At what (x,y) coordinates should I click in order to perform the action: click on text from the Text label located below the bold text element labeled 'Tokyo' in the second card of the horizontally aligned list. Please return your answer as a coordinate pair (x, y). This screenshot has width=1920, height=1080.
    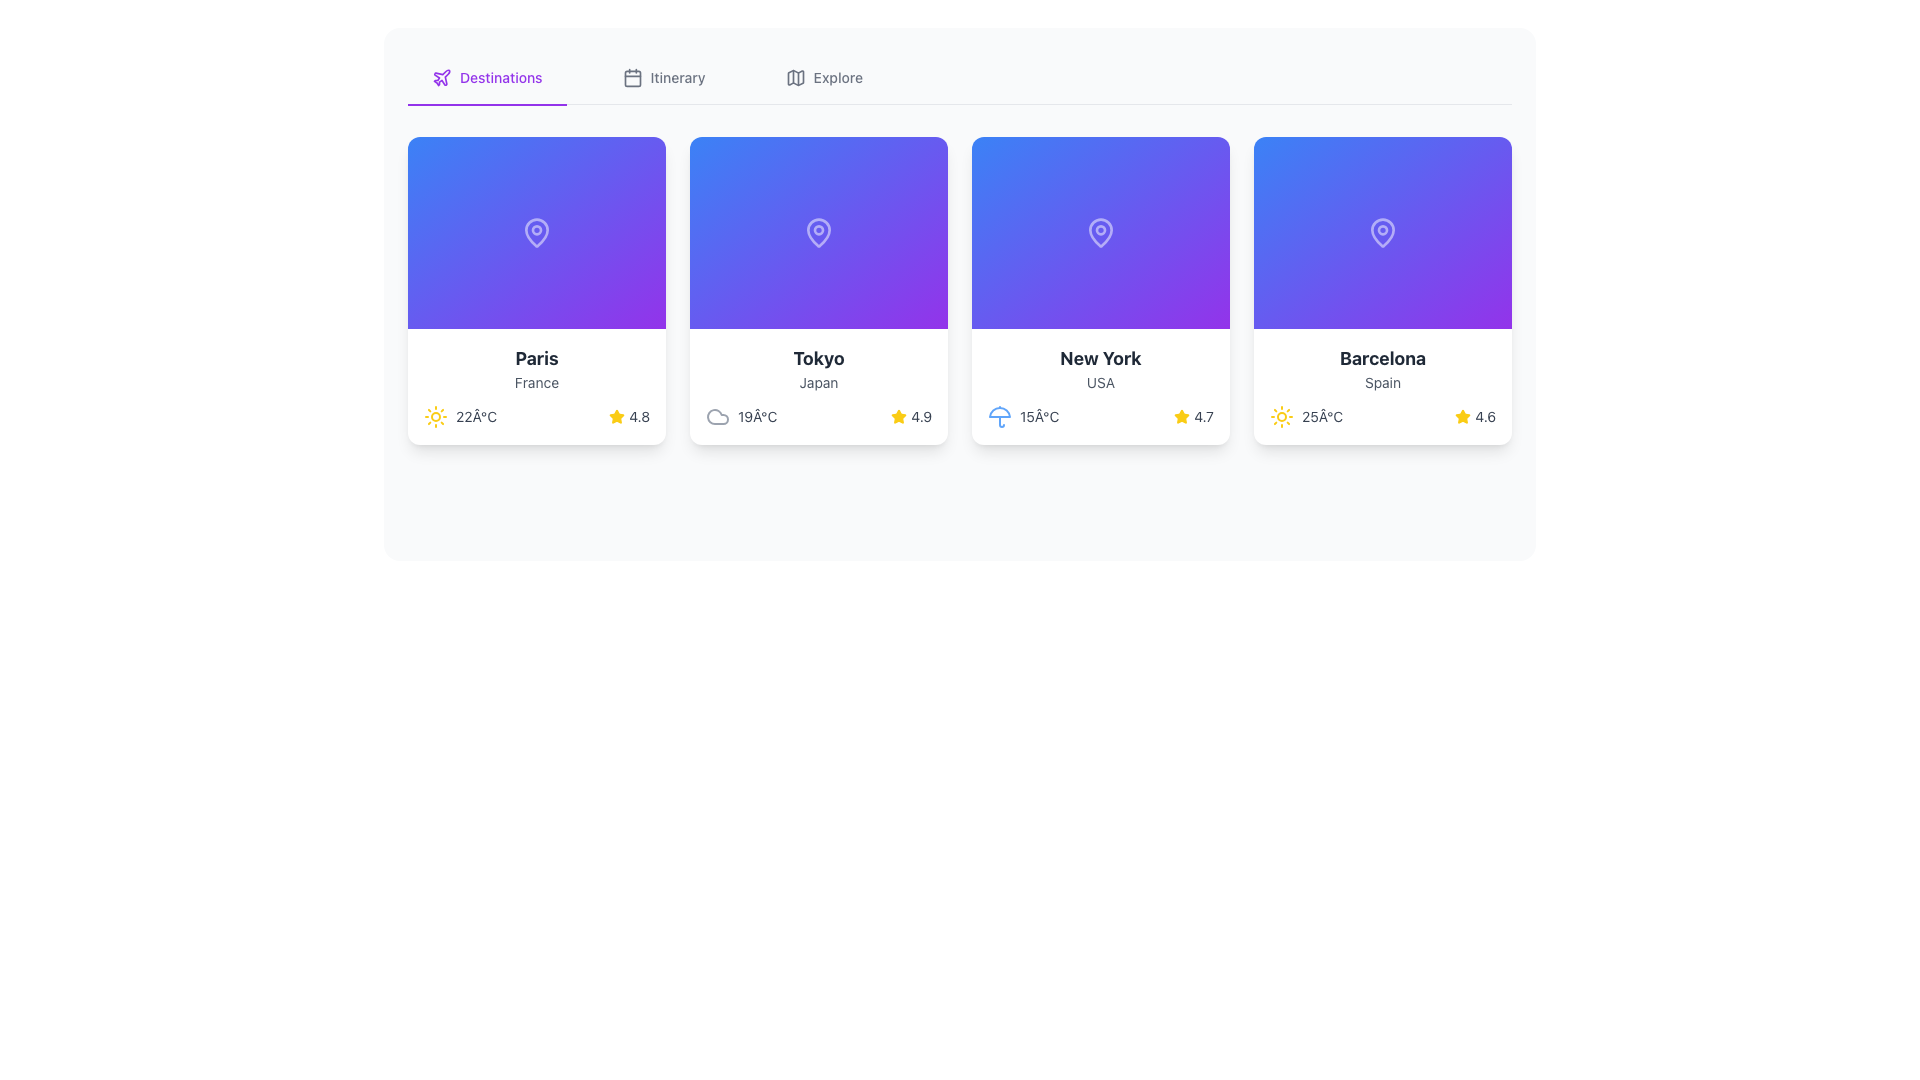
    Looking at the image, I should click on (819, 382).